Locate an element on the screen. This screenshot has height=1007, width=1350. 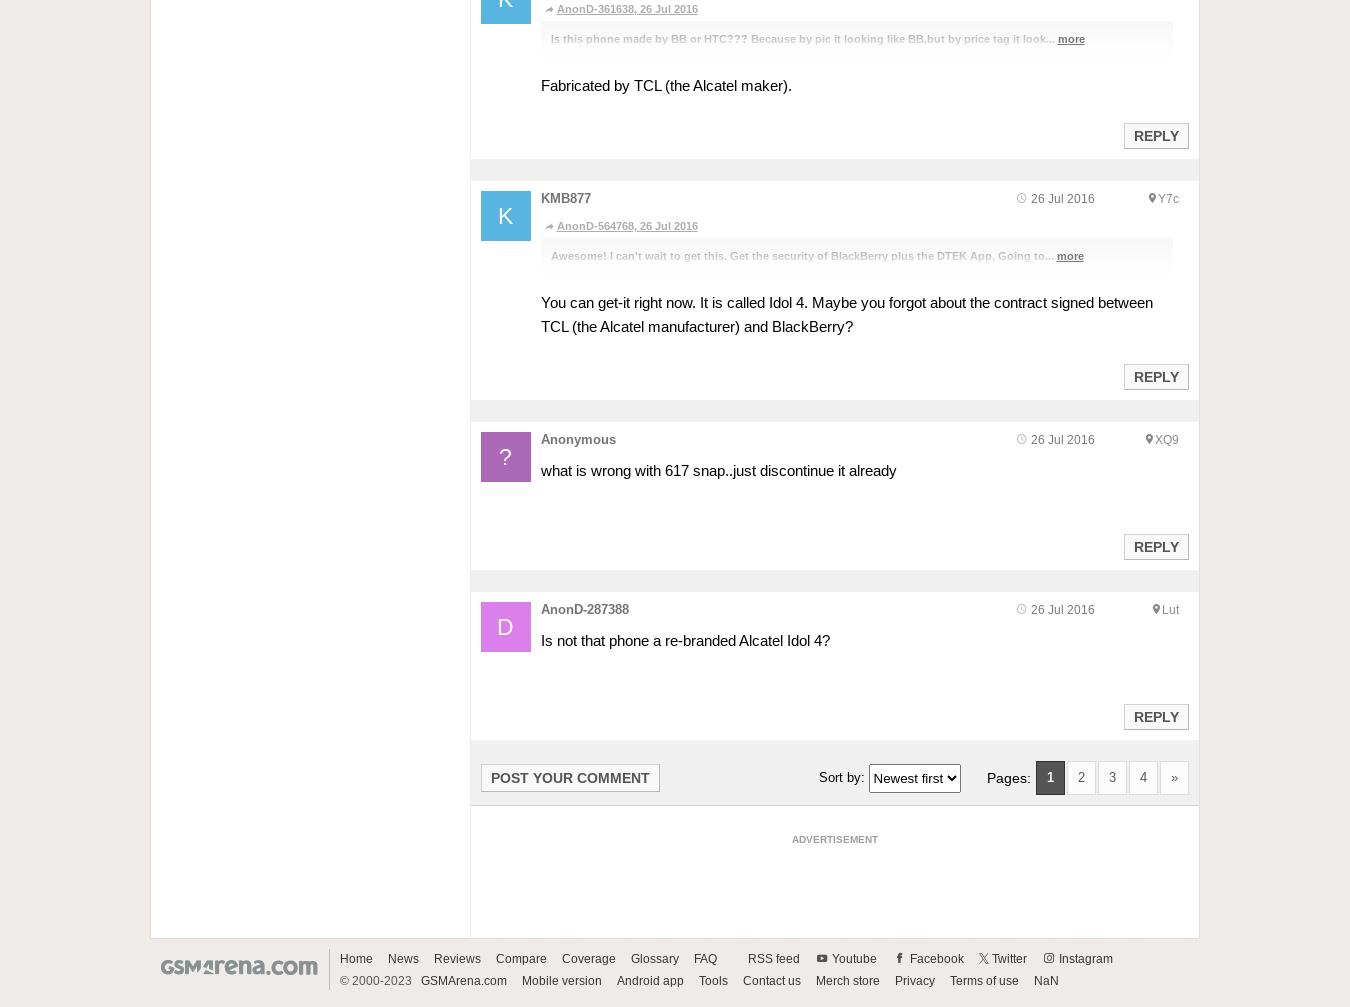
'?' is located at coordinates (504, 455).